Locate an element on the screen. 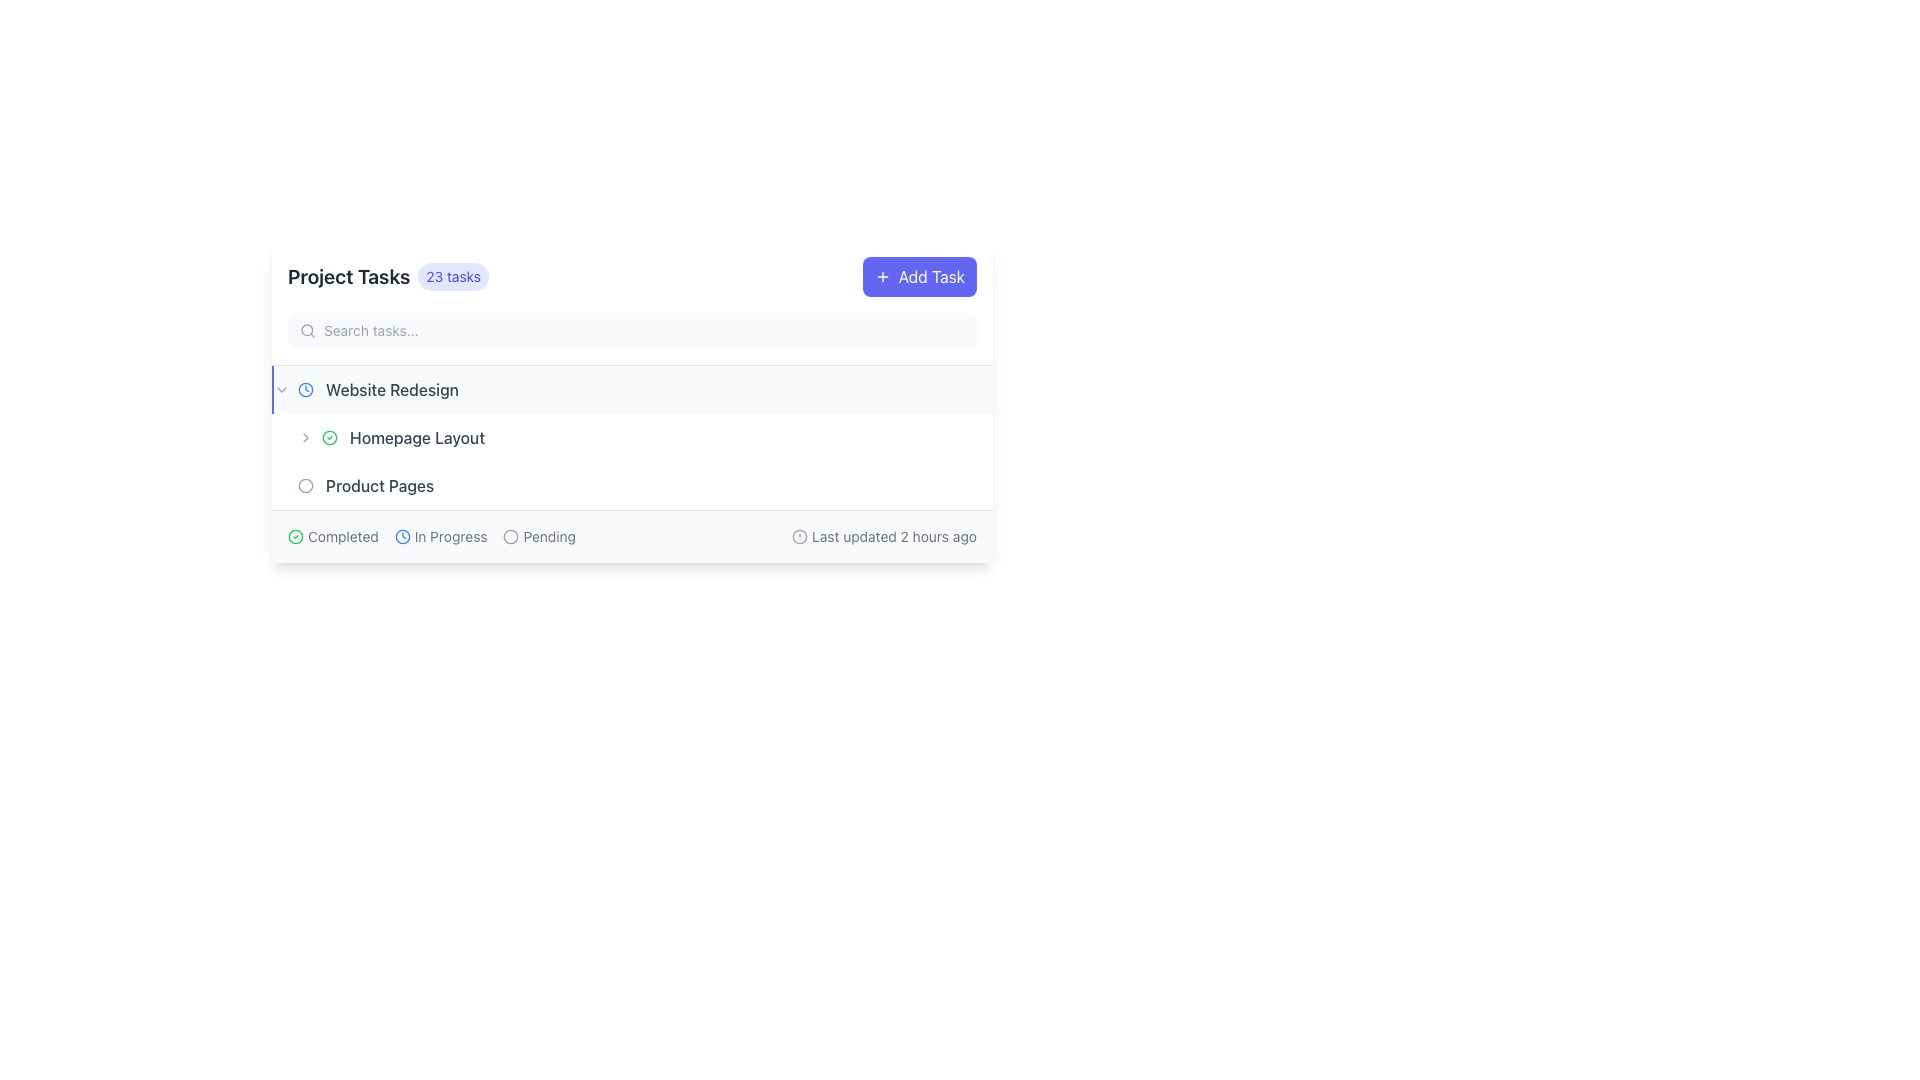 The height and width of the screenshot is (1080, 1920). the state of the status indicator icon that marks the associated task as completed, located to the left of the 'Homepage Layout' text in the task item list is located at coordinates (330, 437).